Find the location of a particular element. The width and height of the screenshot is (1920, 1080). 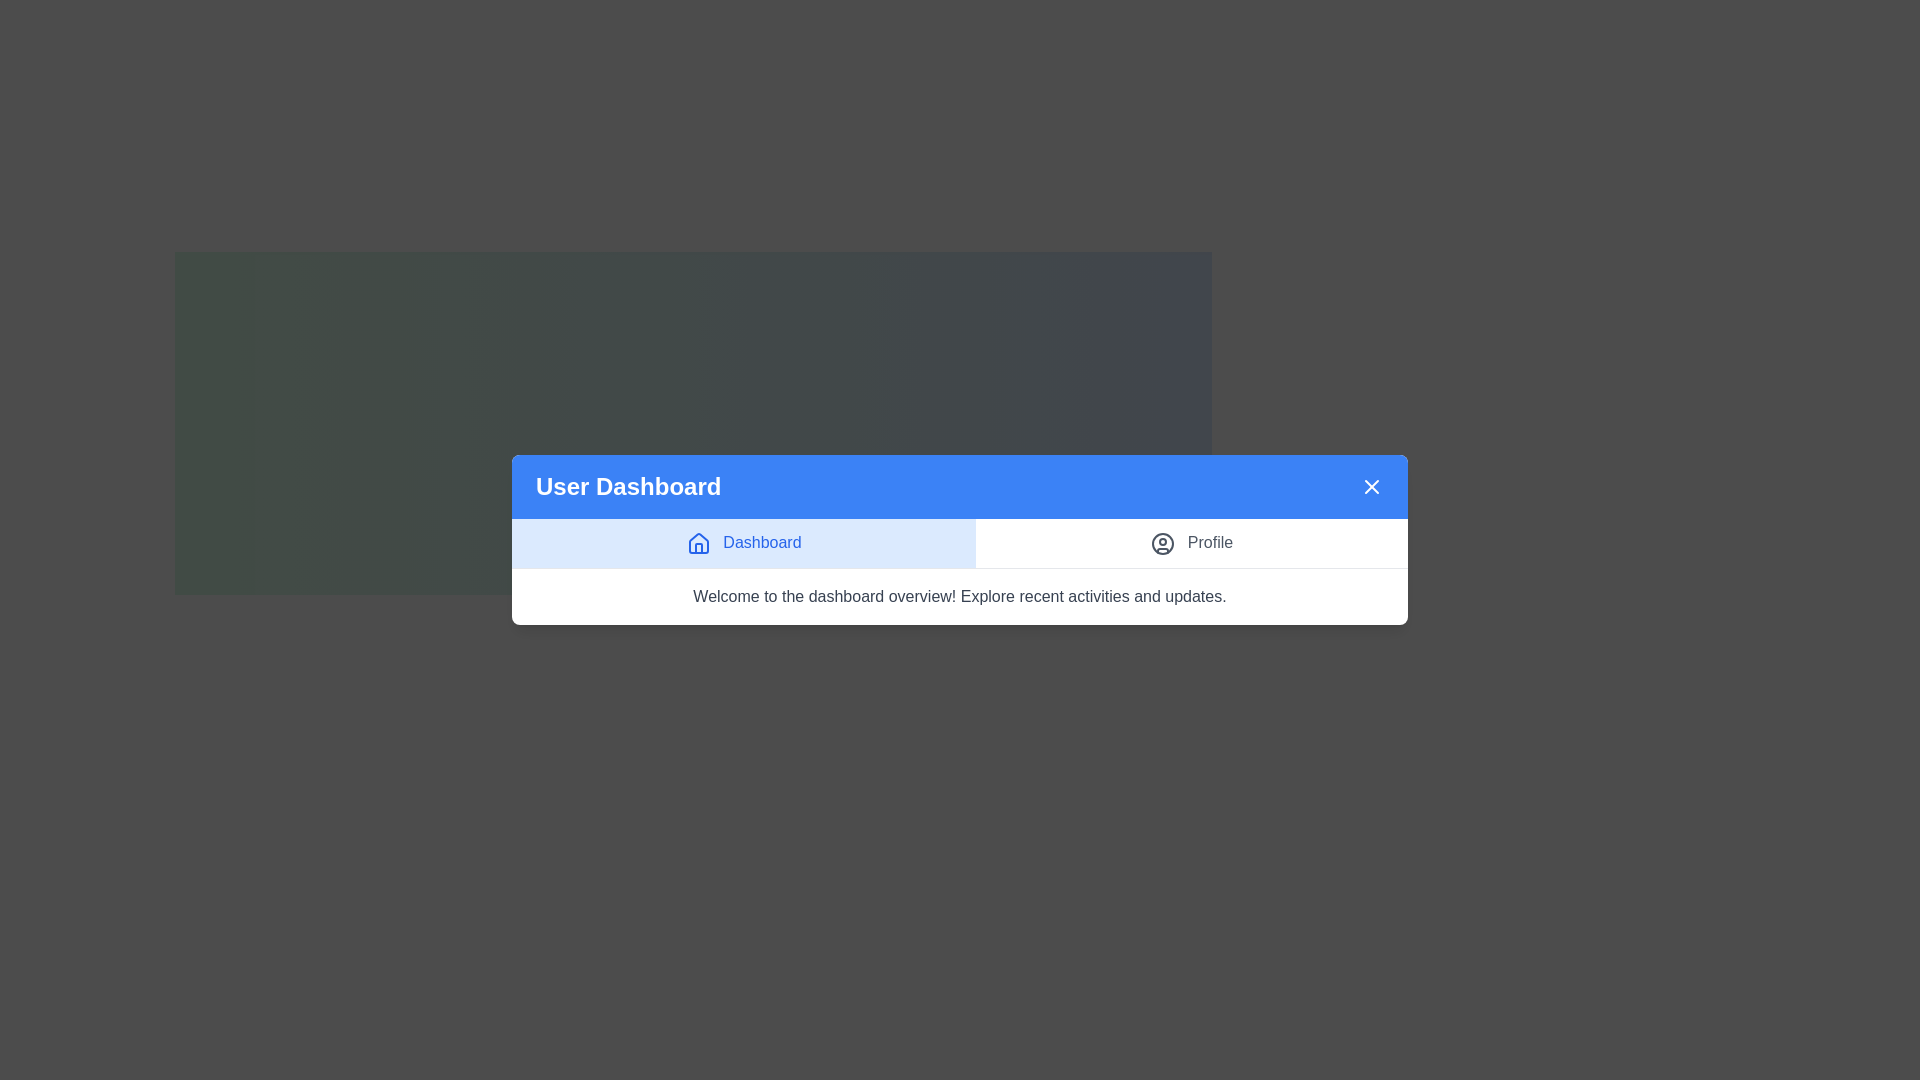

the Tab Button located in the tab-like menu at the top of the interface, which directs the user to the dashboard view when clicked is located at coordinates (743, 543).